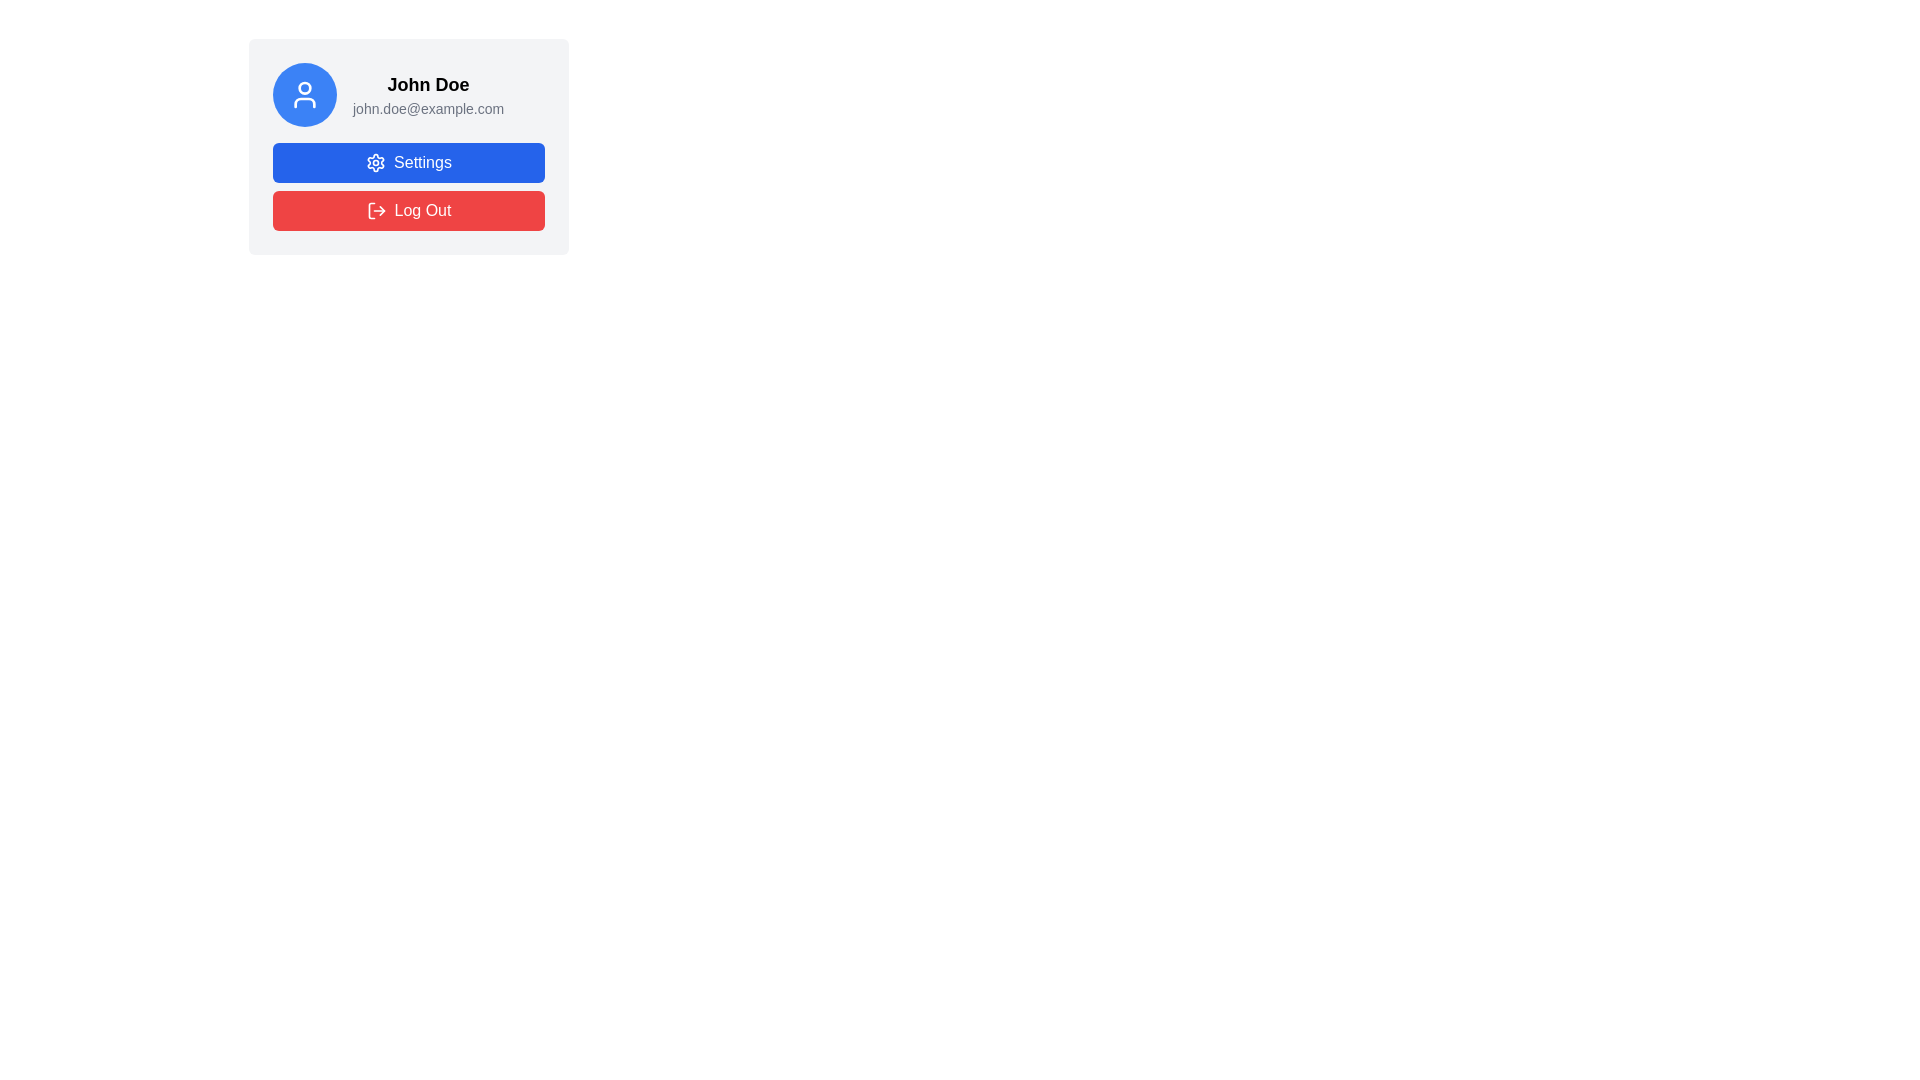 This screenshot has height=1080, width=1920. Describe the element at coordinates (376, 161) in the screenshot. I see `the settings icon, which serves as a visual indicator for accessing configuration options` at that location.